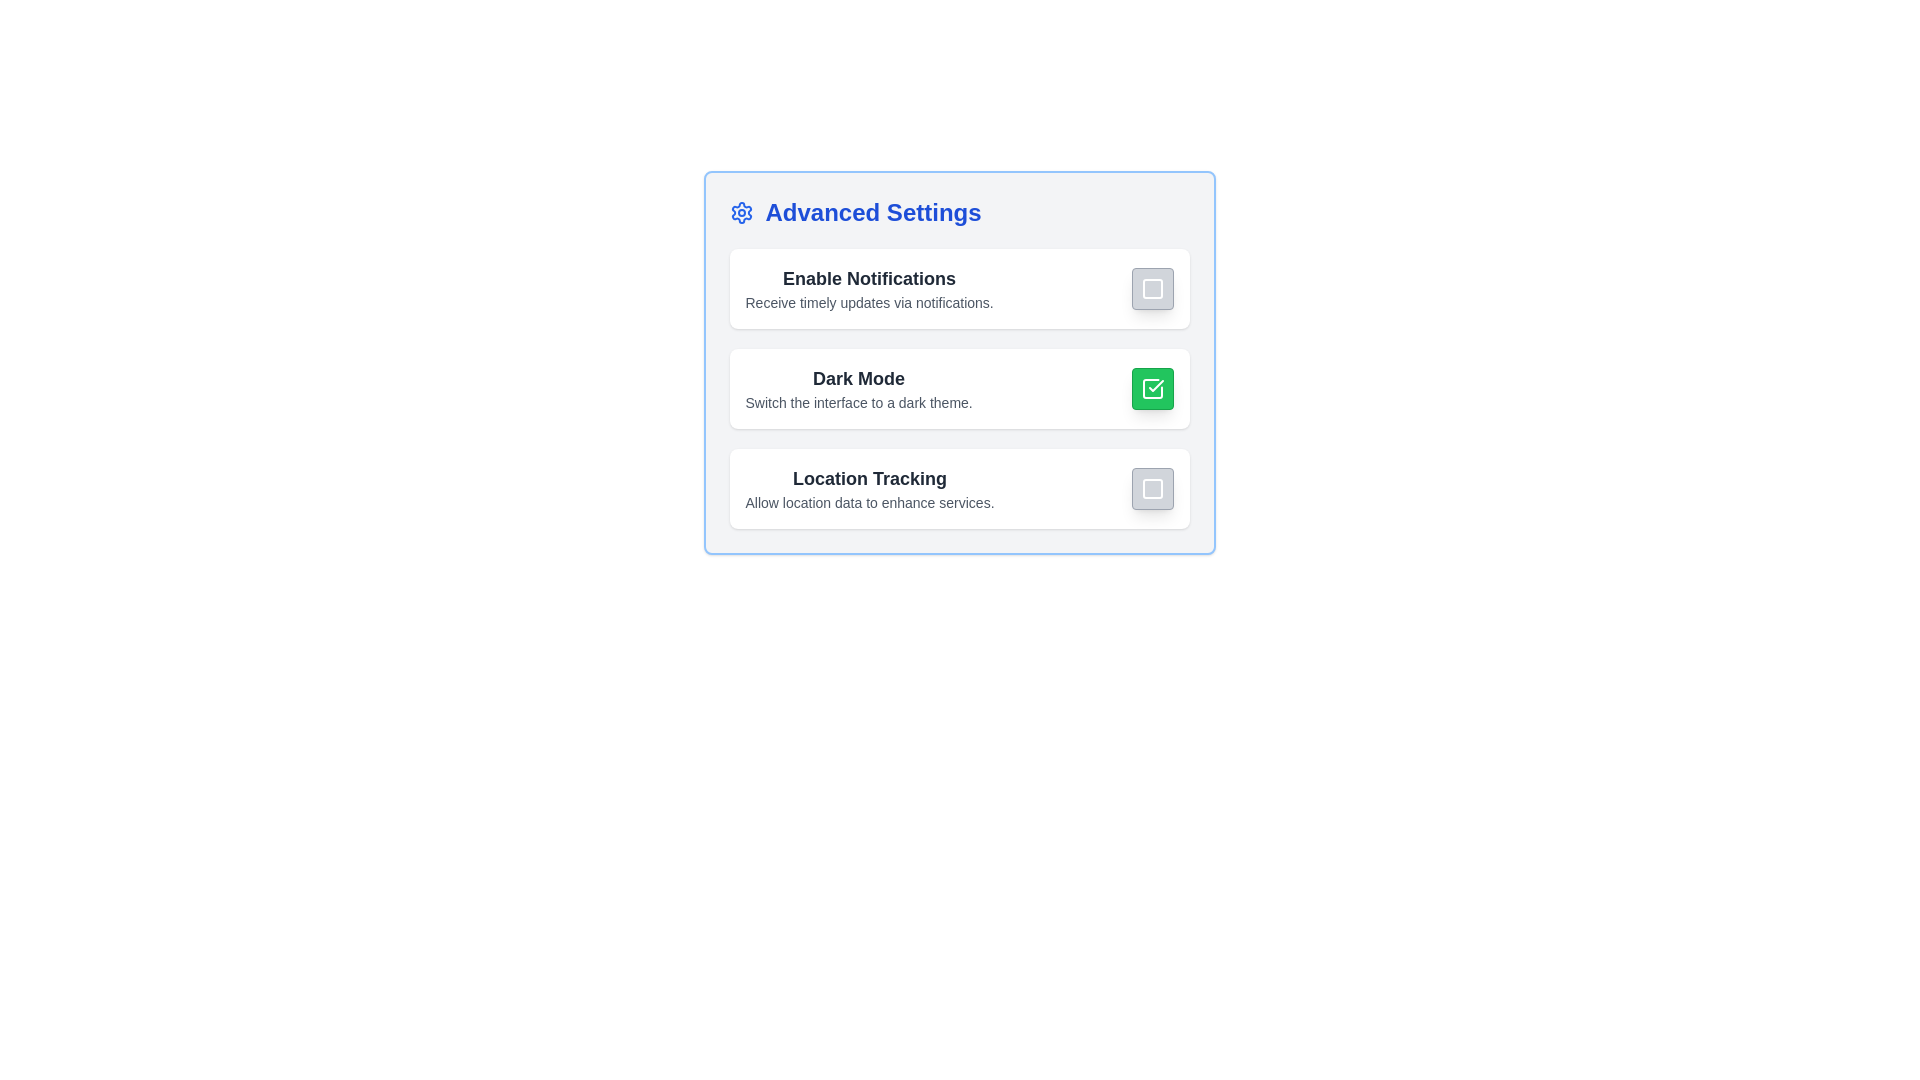 The width and height of the screenshot is (1920, 1080). Describe the element at coordinates (859, 389) in the screenshot. I see `the 'Dark Mode' descriptive text label, which is part of the settings list and is located between 'Enable Notifications' and 'Location Tracking'` at that location.